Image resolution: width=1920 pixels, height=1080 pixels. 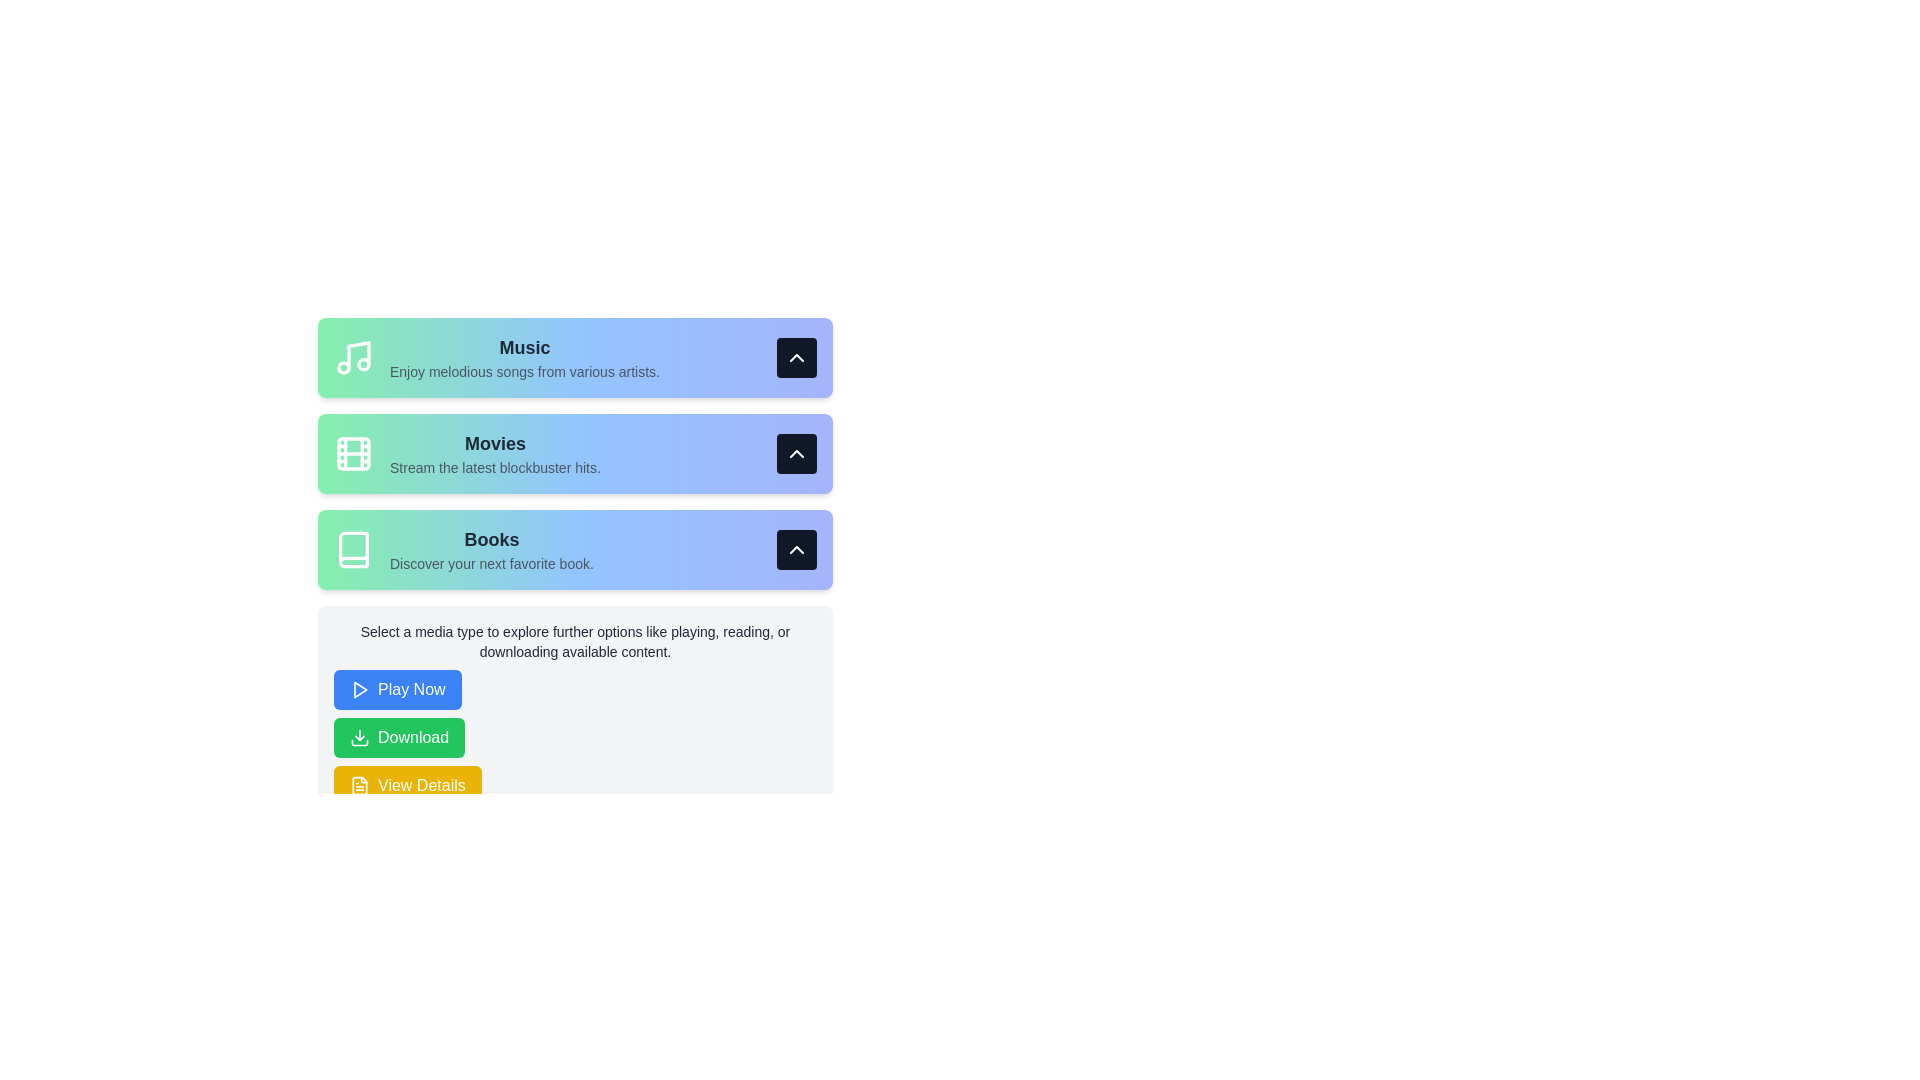 What do you see at coordinates (524, 346) in the screenshot?
I see `the 'Music' text label` at bounding box center [524, 346].